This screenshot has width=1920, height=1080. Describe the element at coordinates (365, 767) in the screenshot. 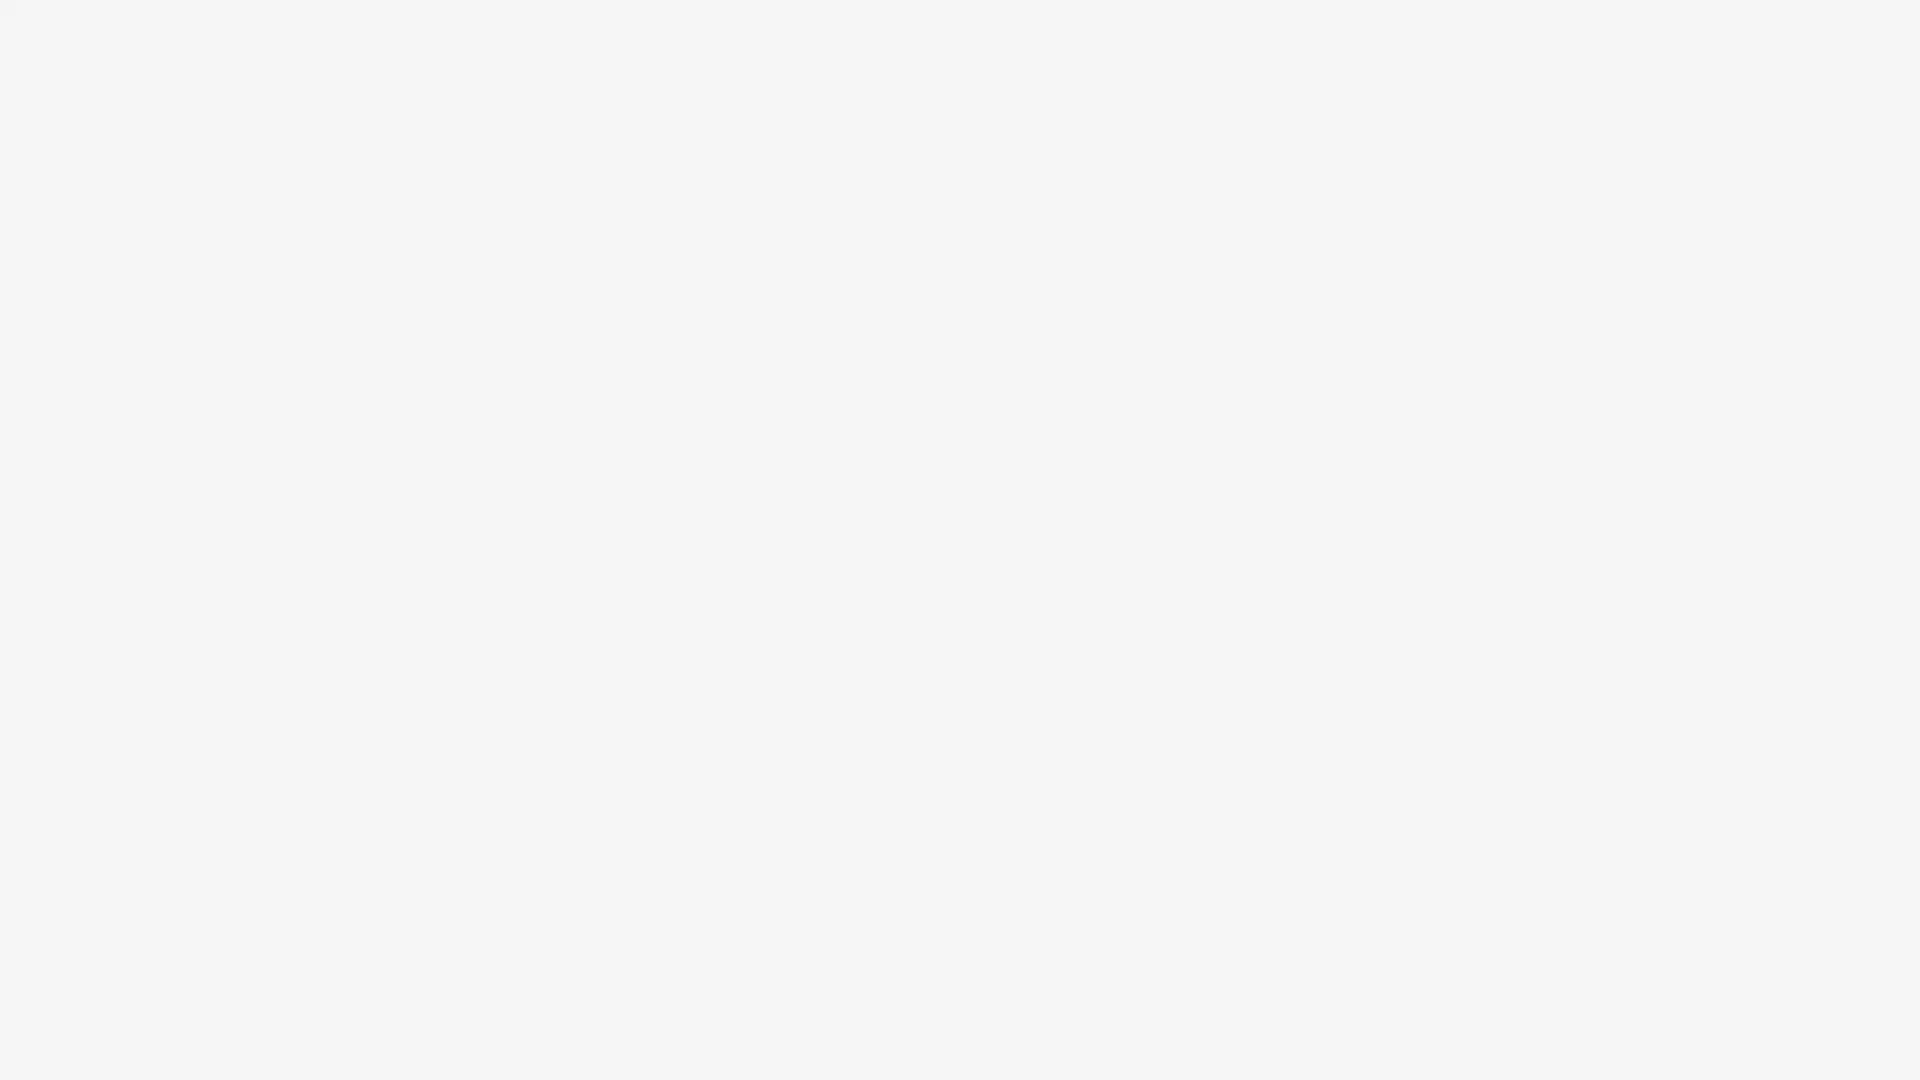

I see `Close` at that location.